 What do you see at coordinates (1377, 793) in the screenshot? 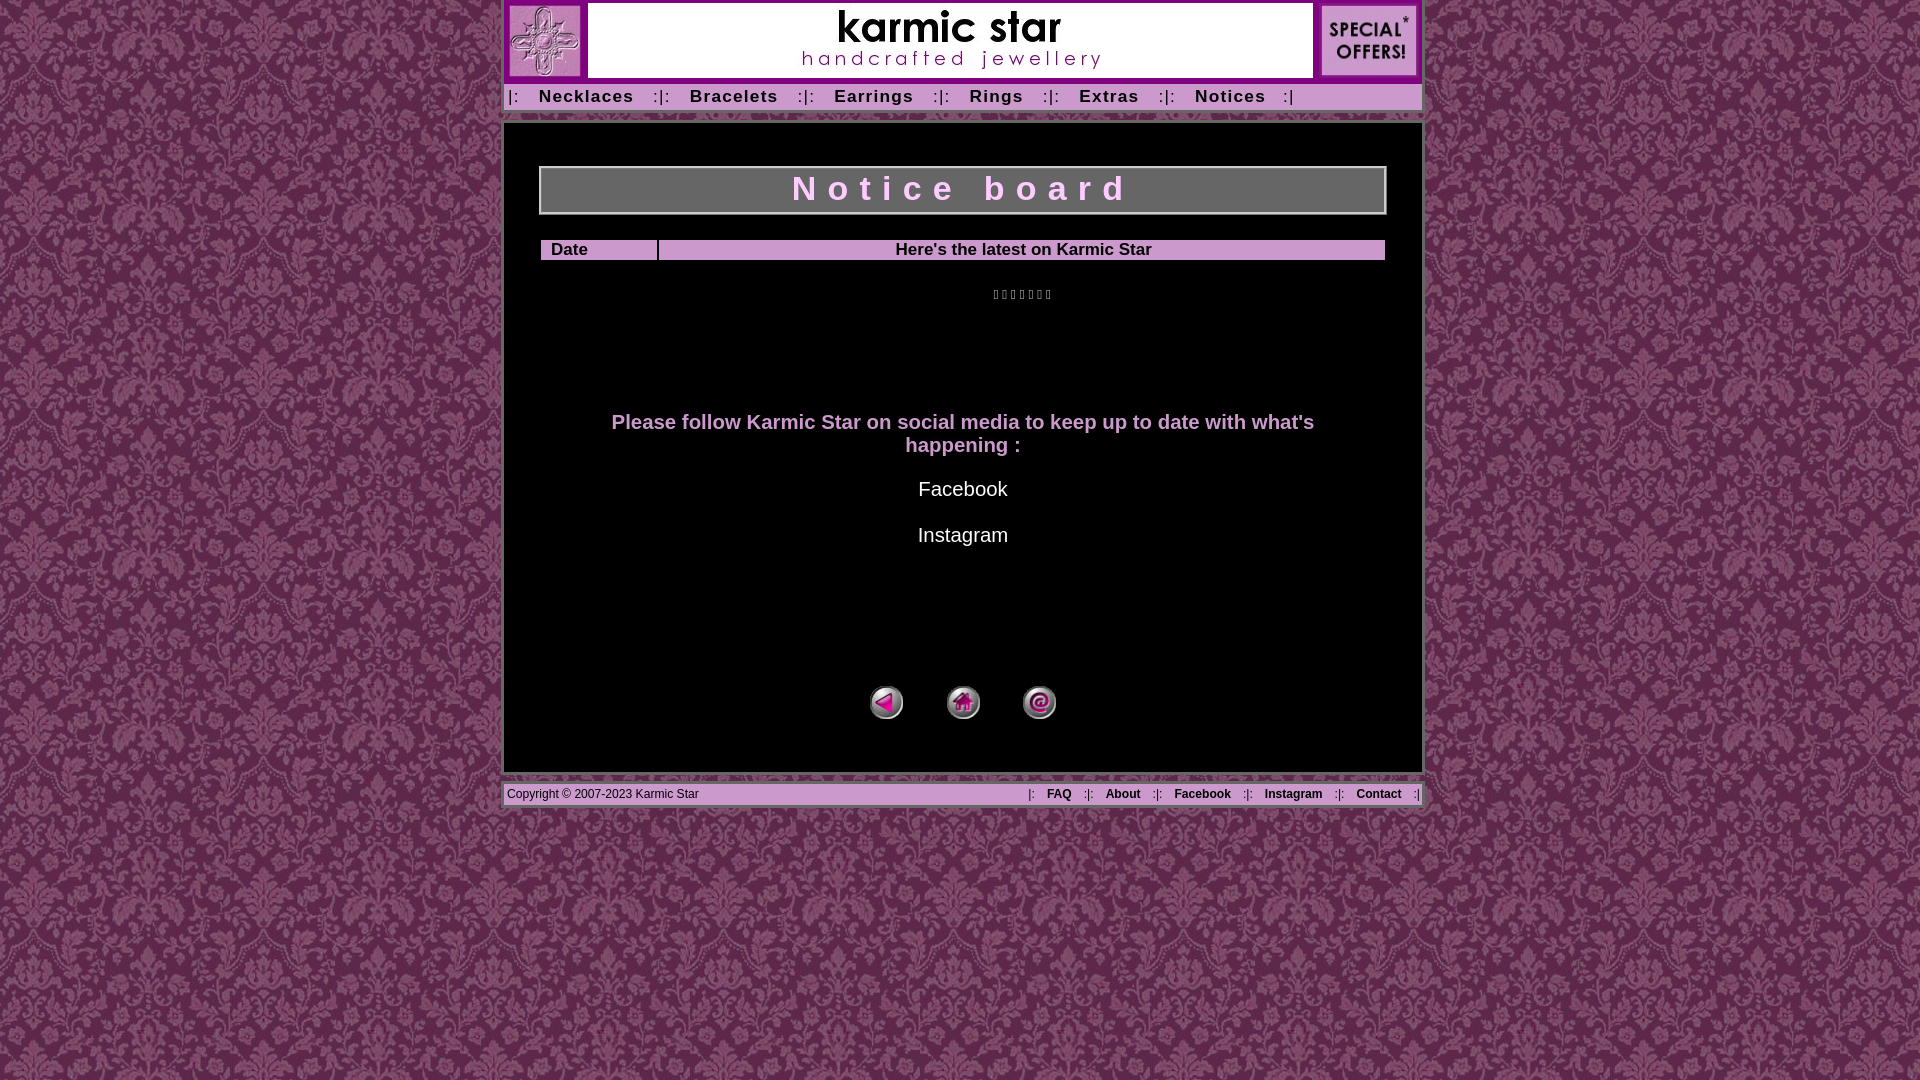
I see `'Contact'` at bounding box center [1377, 793].